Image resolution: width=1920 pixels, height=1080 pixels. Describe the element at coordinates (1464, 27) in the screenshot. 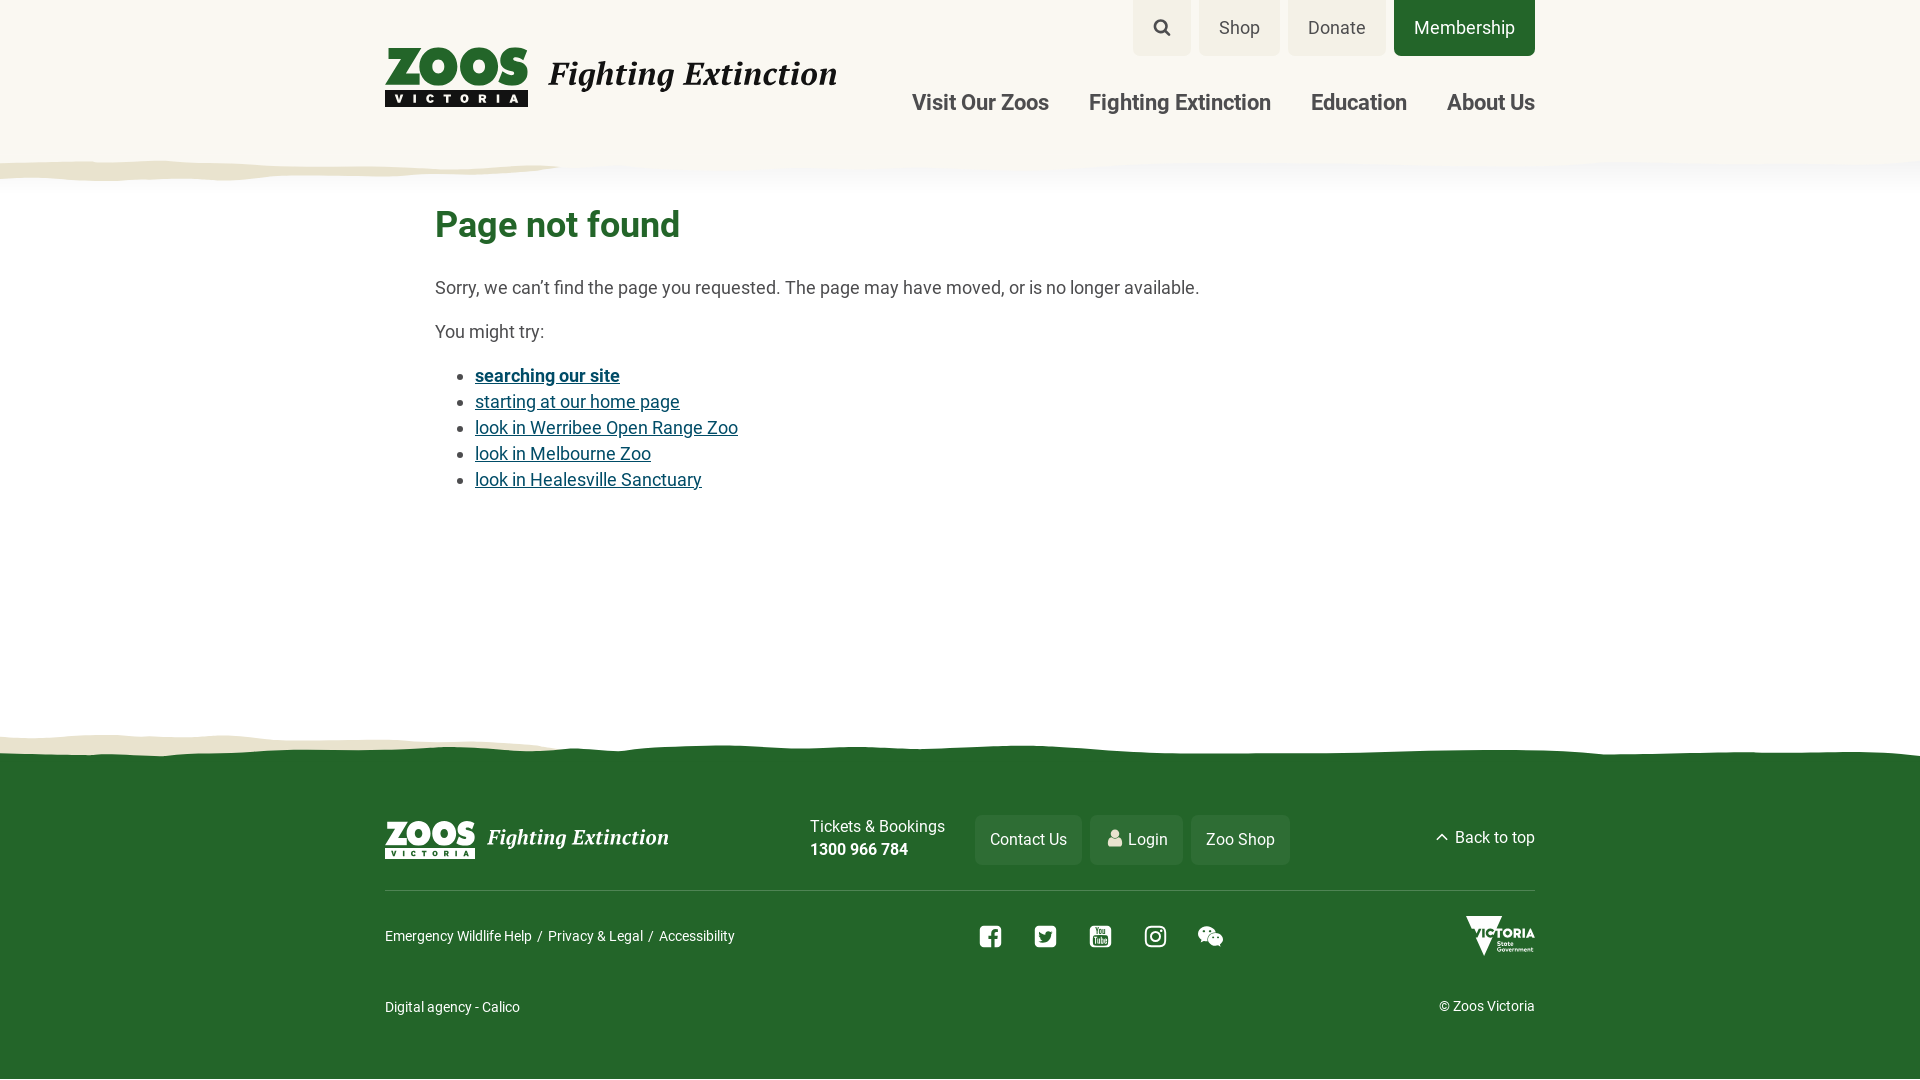

I see `'Membership'` at that location.